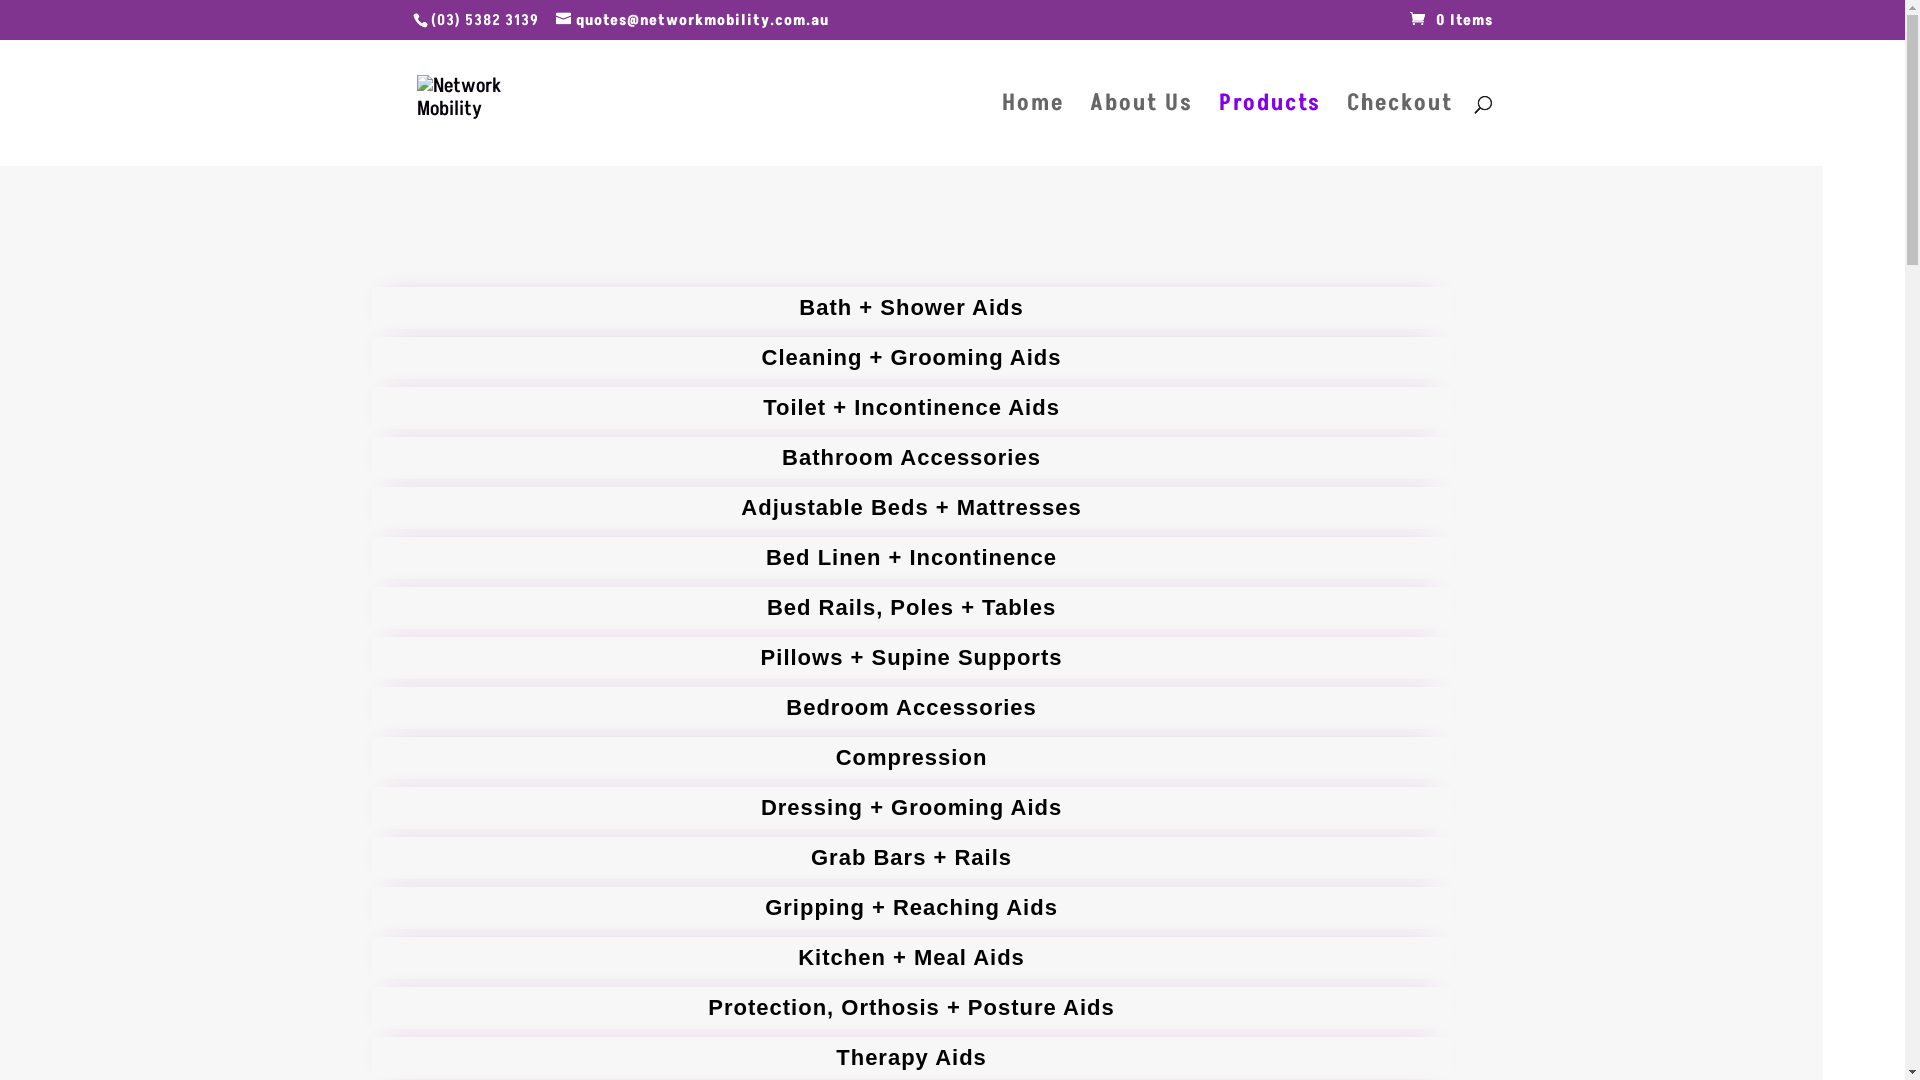 This screenshot has width=1920, height=1080. I want to click on 'Protection, Orthosis + Posture Aids', so click(911, 1007).